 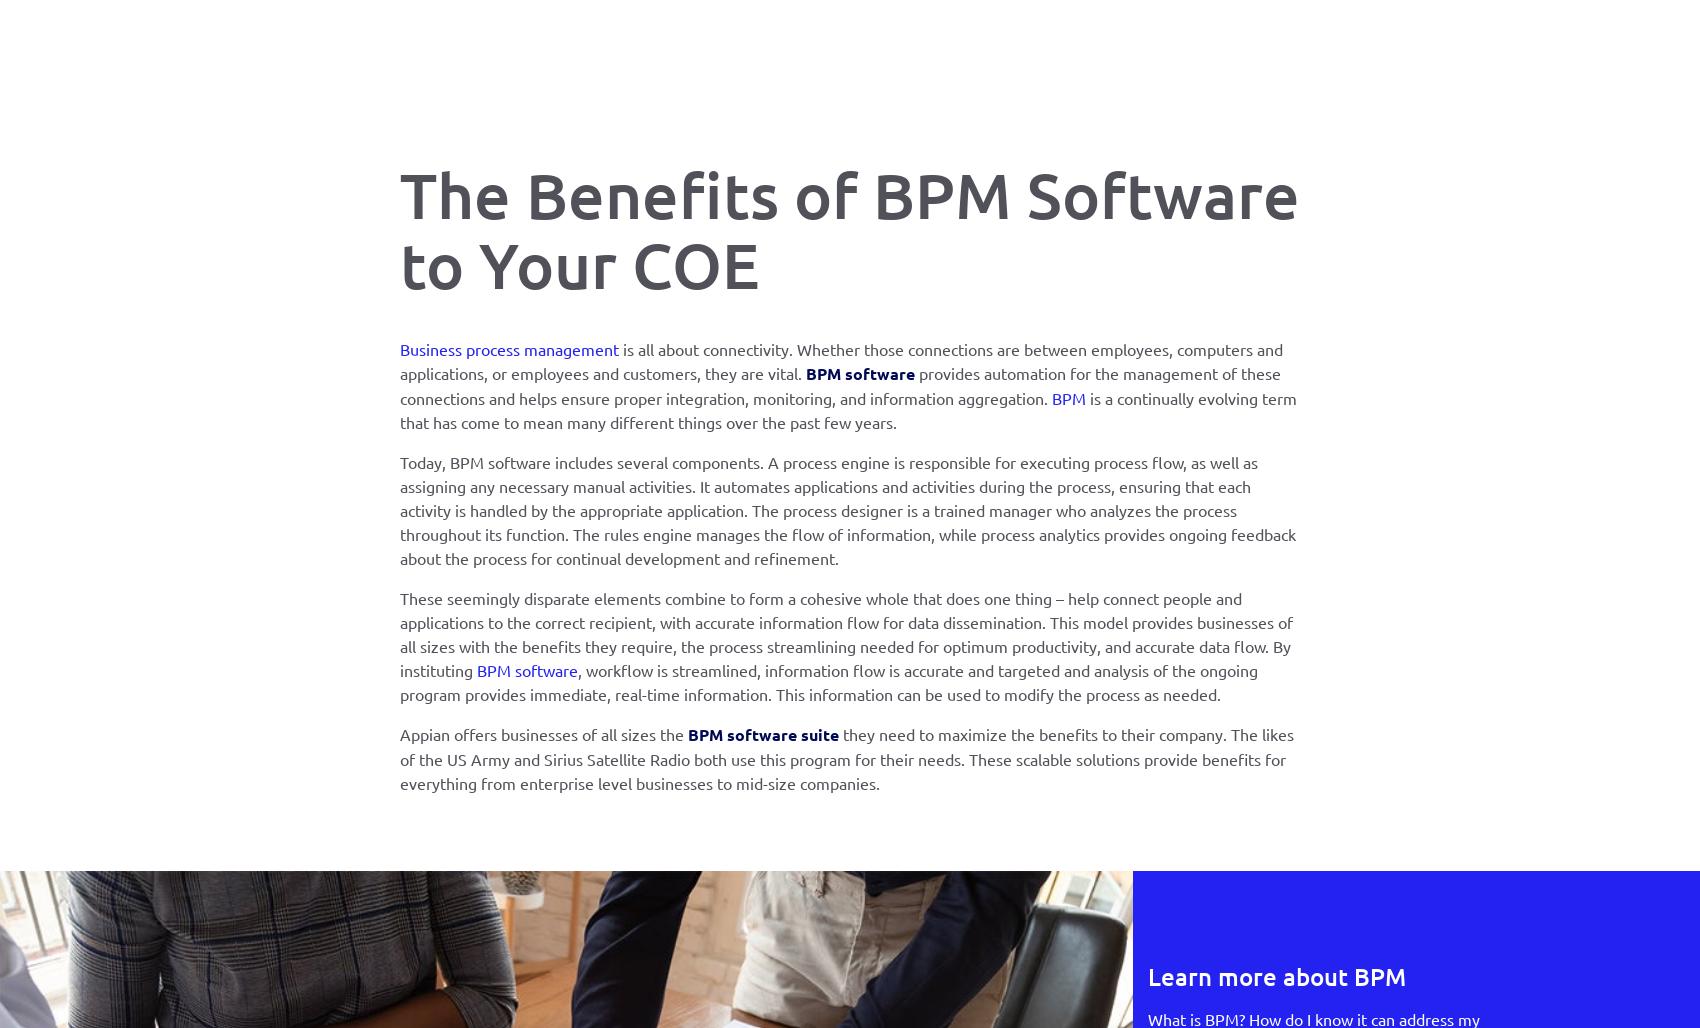 What do you see at coordinates (1247, 670) in the screenshot?
I see `'Gartner® Emerging Tech Impact Radar: Hyperautomation 2023'` at bounding box center [1247, 670].